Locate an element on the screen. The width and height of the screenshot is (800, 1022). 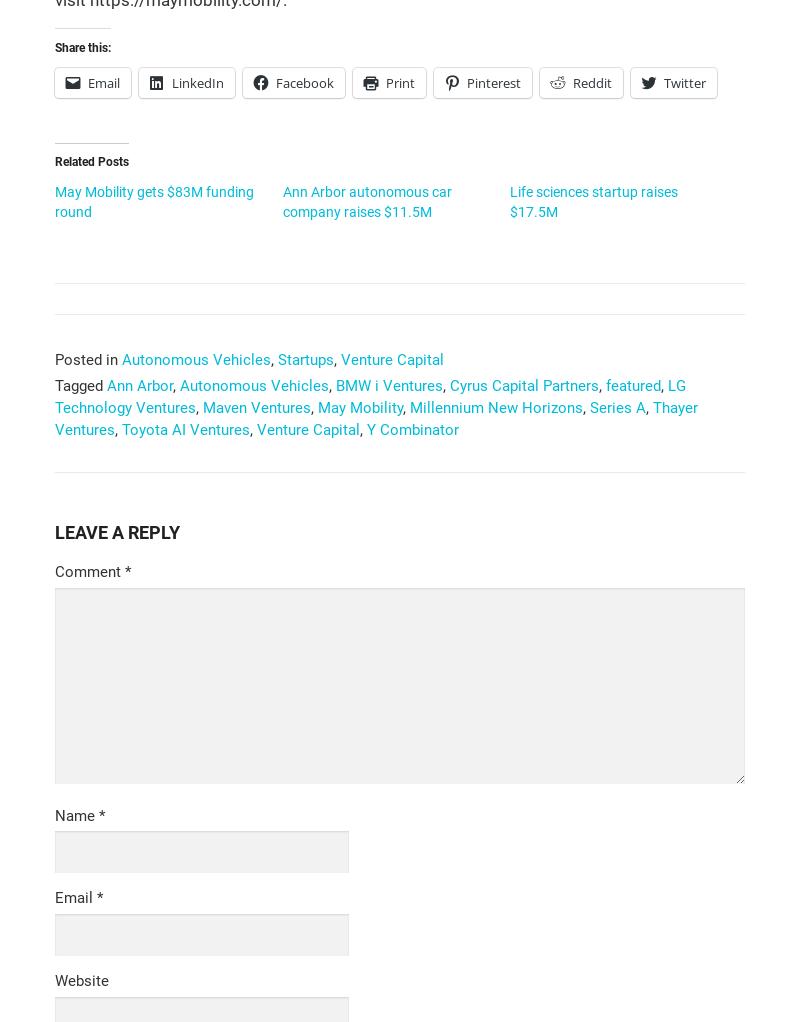
'Twitter' is located at coordinates (684, 80).